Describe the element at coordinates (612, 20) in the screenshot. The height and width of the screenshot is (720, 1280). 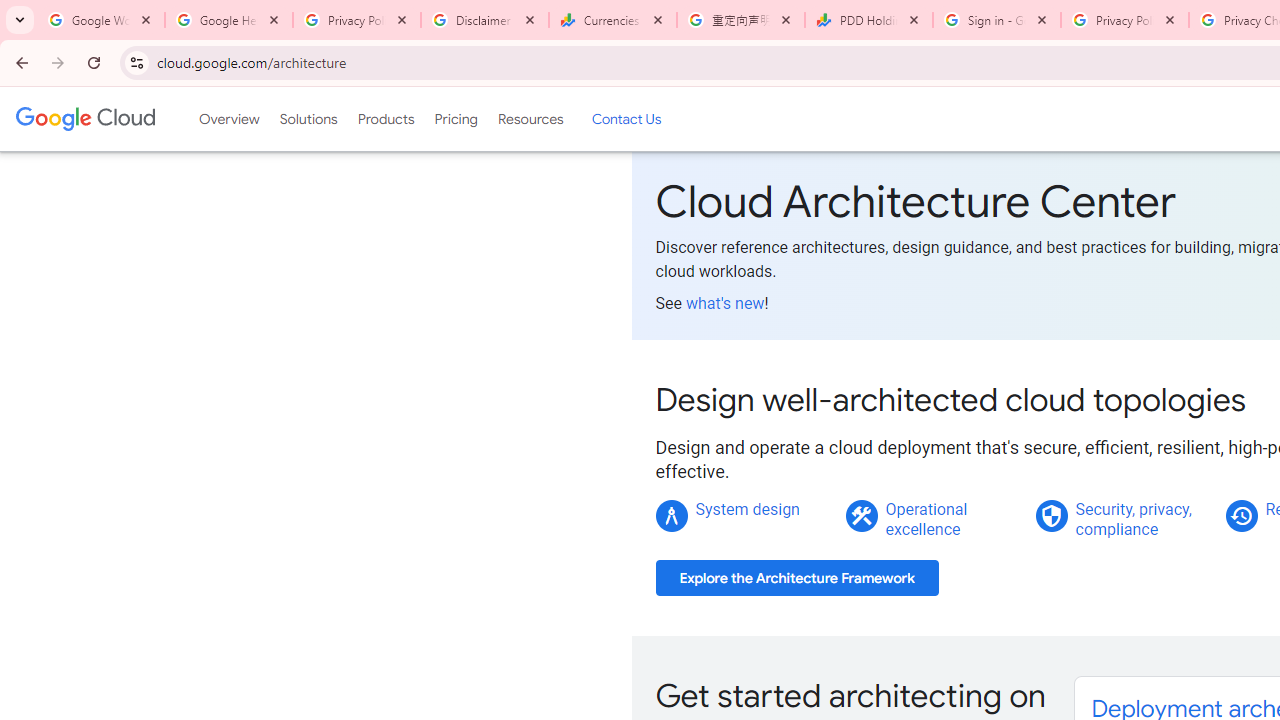
I see `'Currencies - Google Finance'` at that location.